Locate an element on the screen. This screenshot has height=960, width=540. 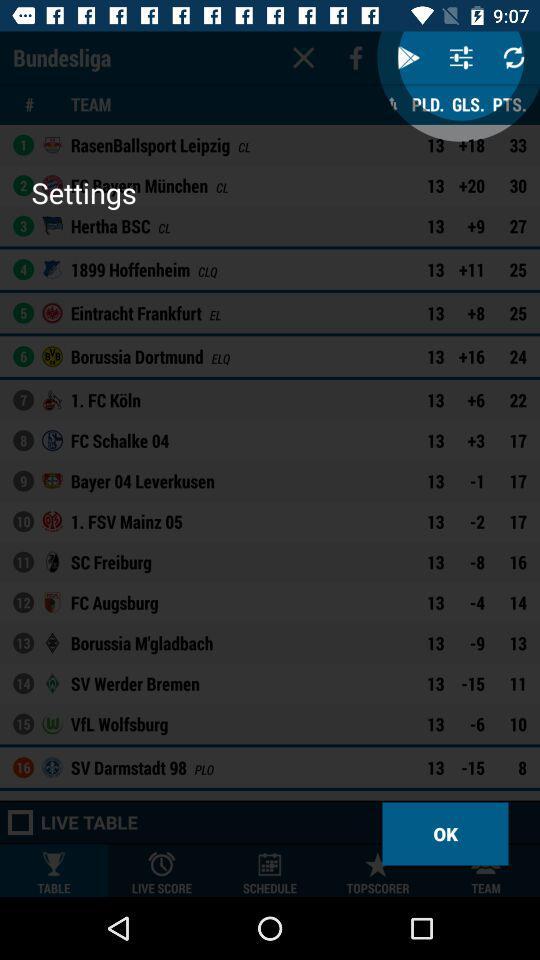
the sliders icon is located at coordinates (461, 56).